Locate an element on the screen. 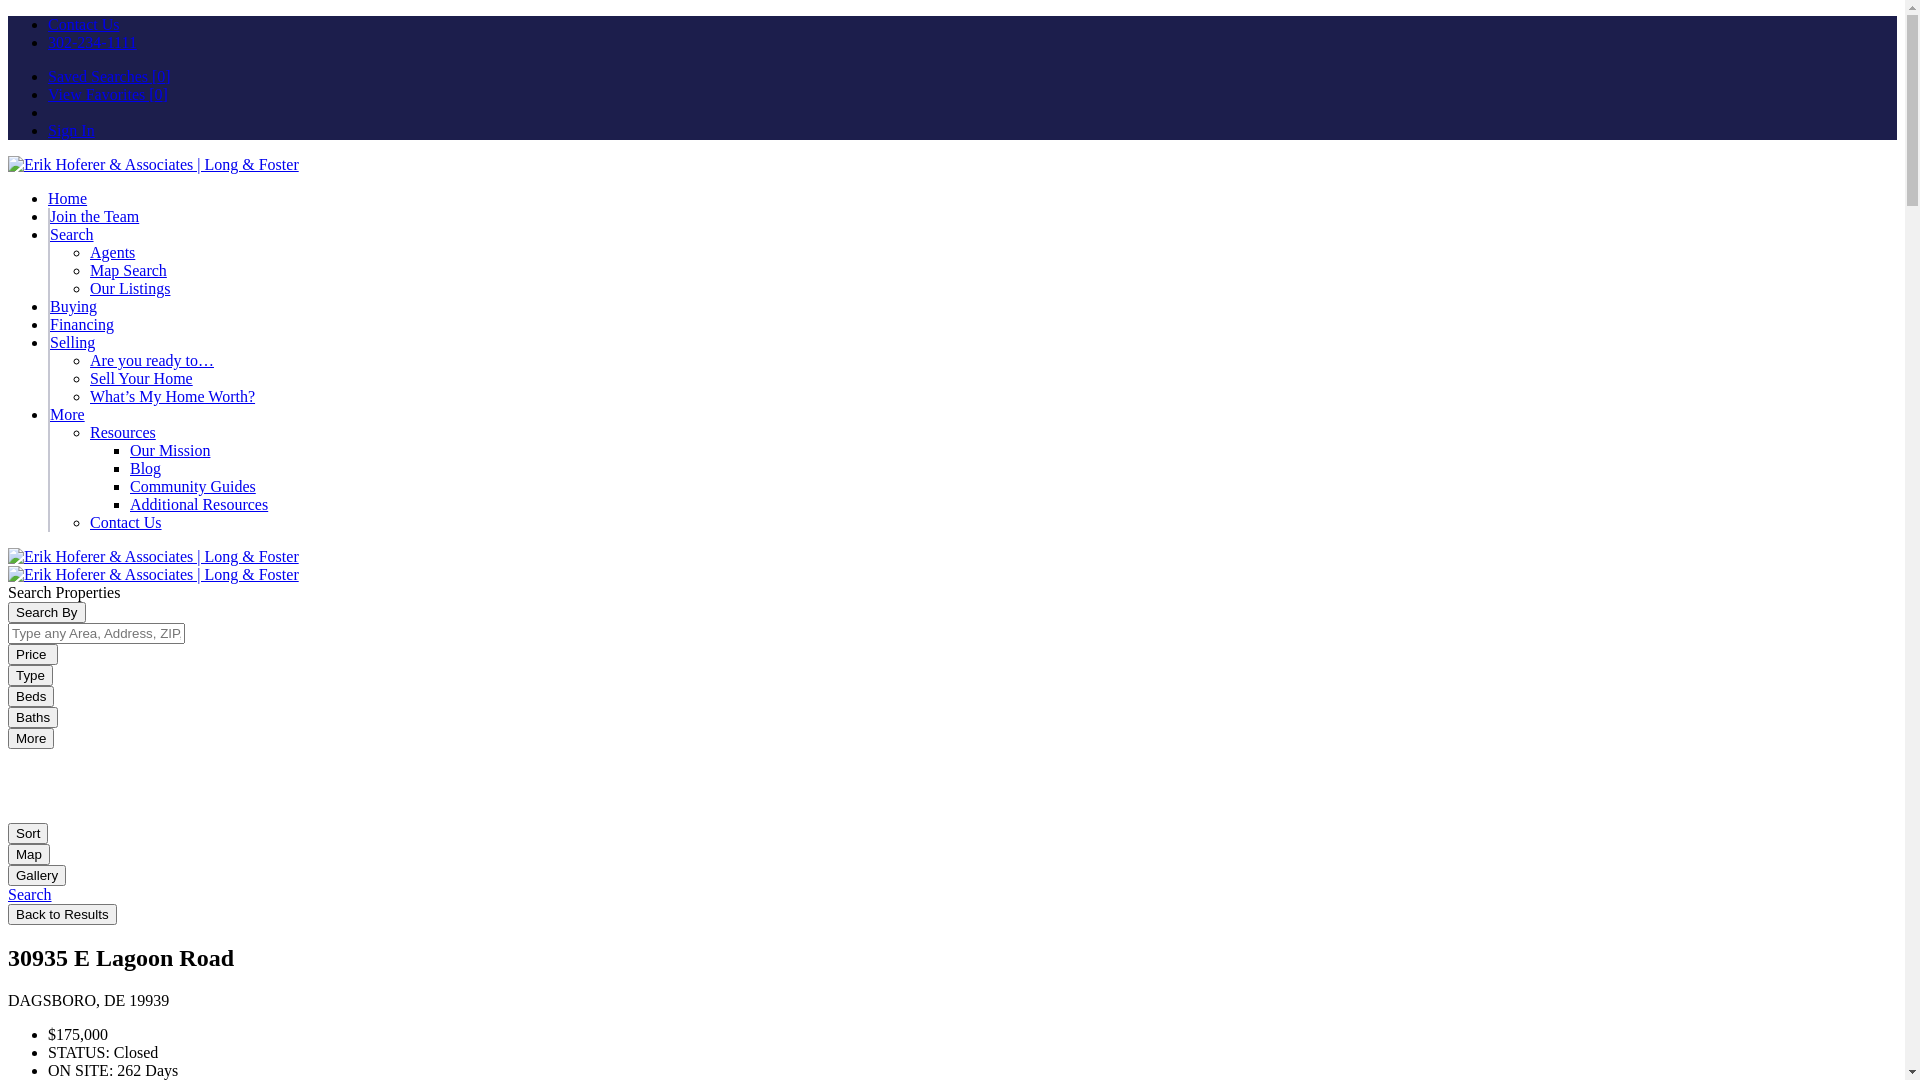 Image resolution: width=1920 pixels, height=1080 pixels. 'Map Search' is located at coordinates (127, 270).